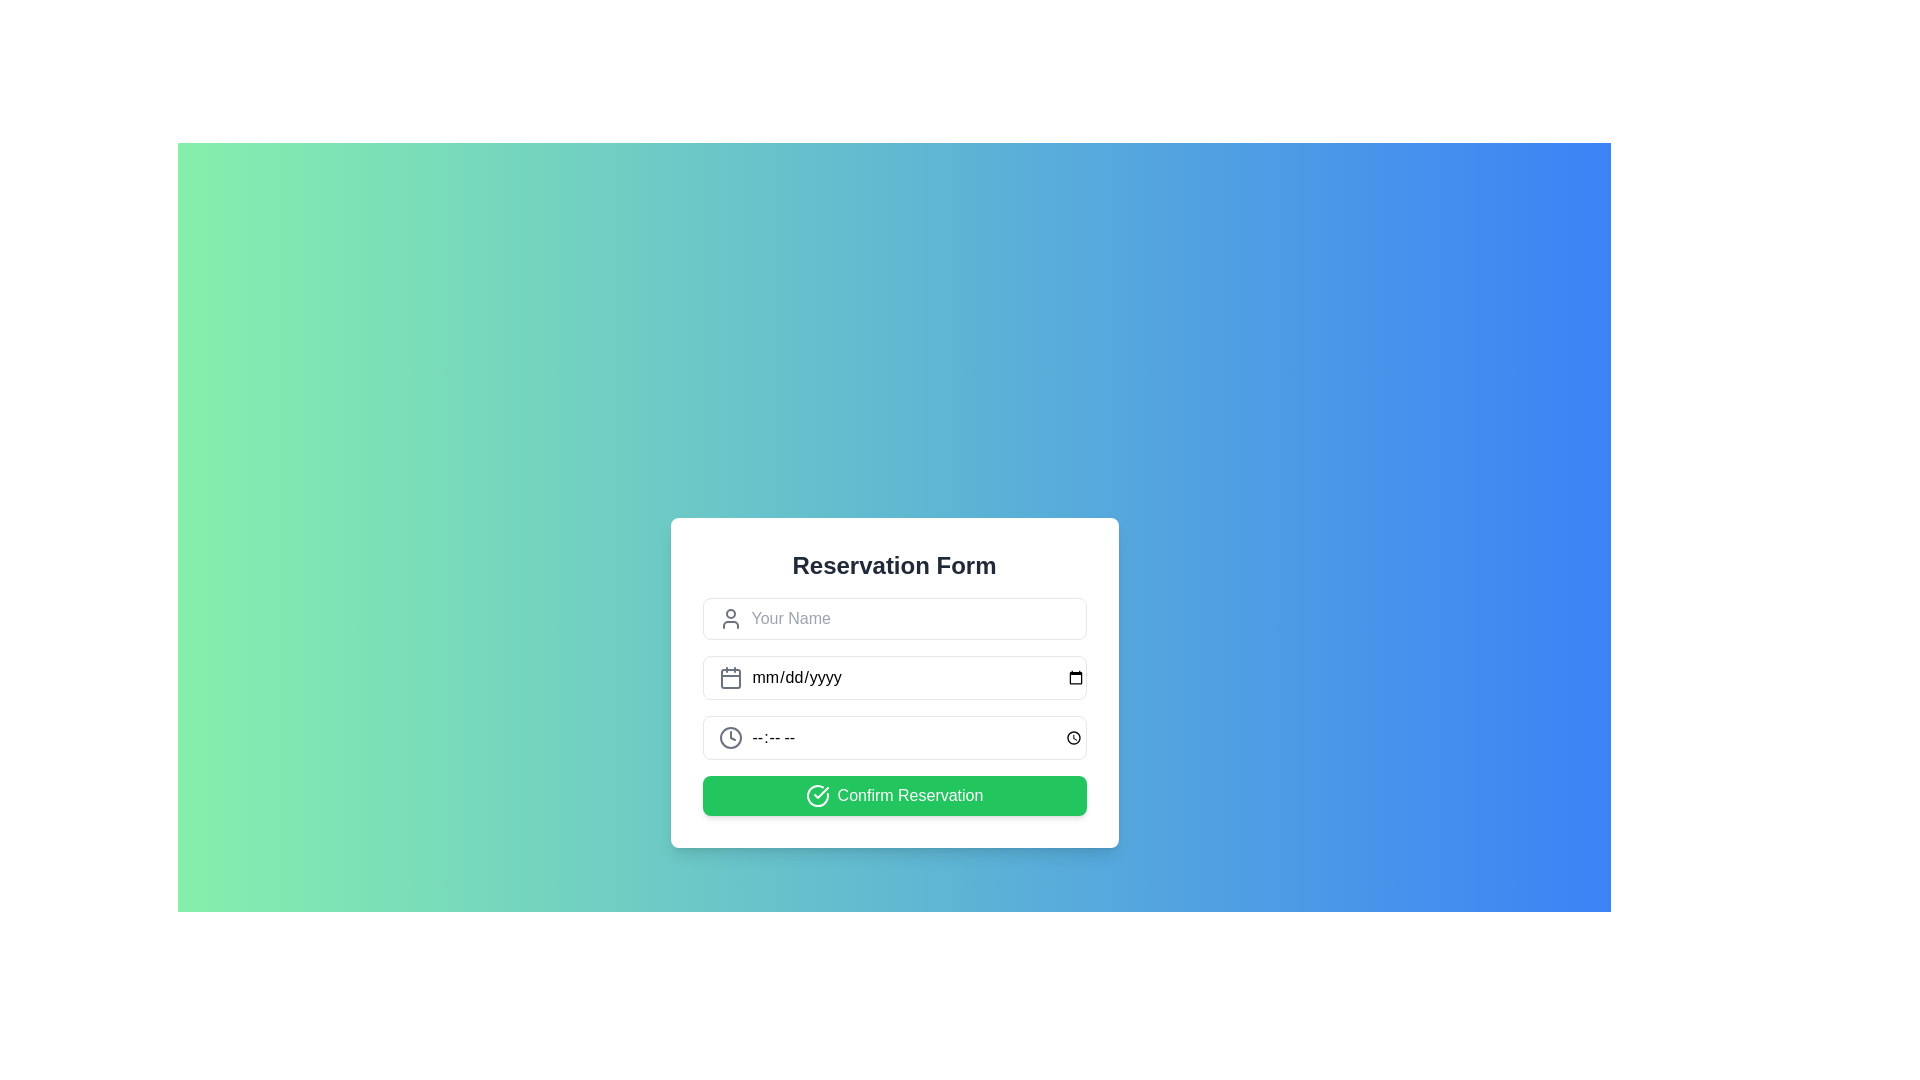  Describe the element at coordinates (729, 737) in the screenshot. I see `the SVG Circle element that visually represents the clock icon in the fourth input field of the reservation form` at that location.